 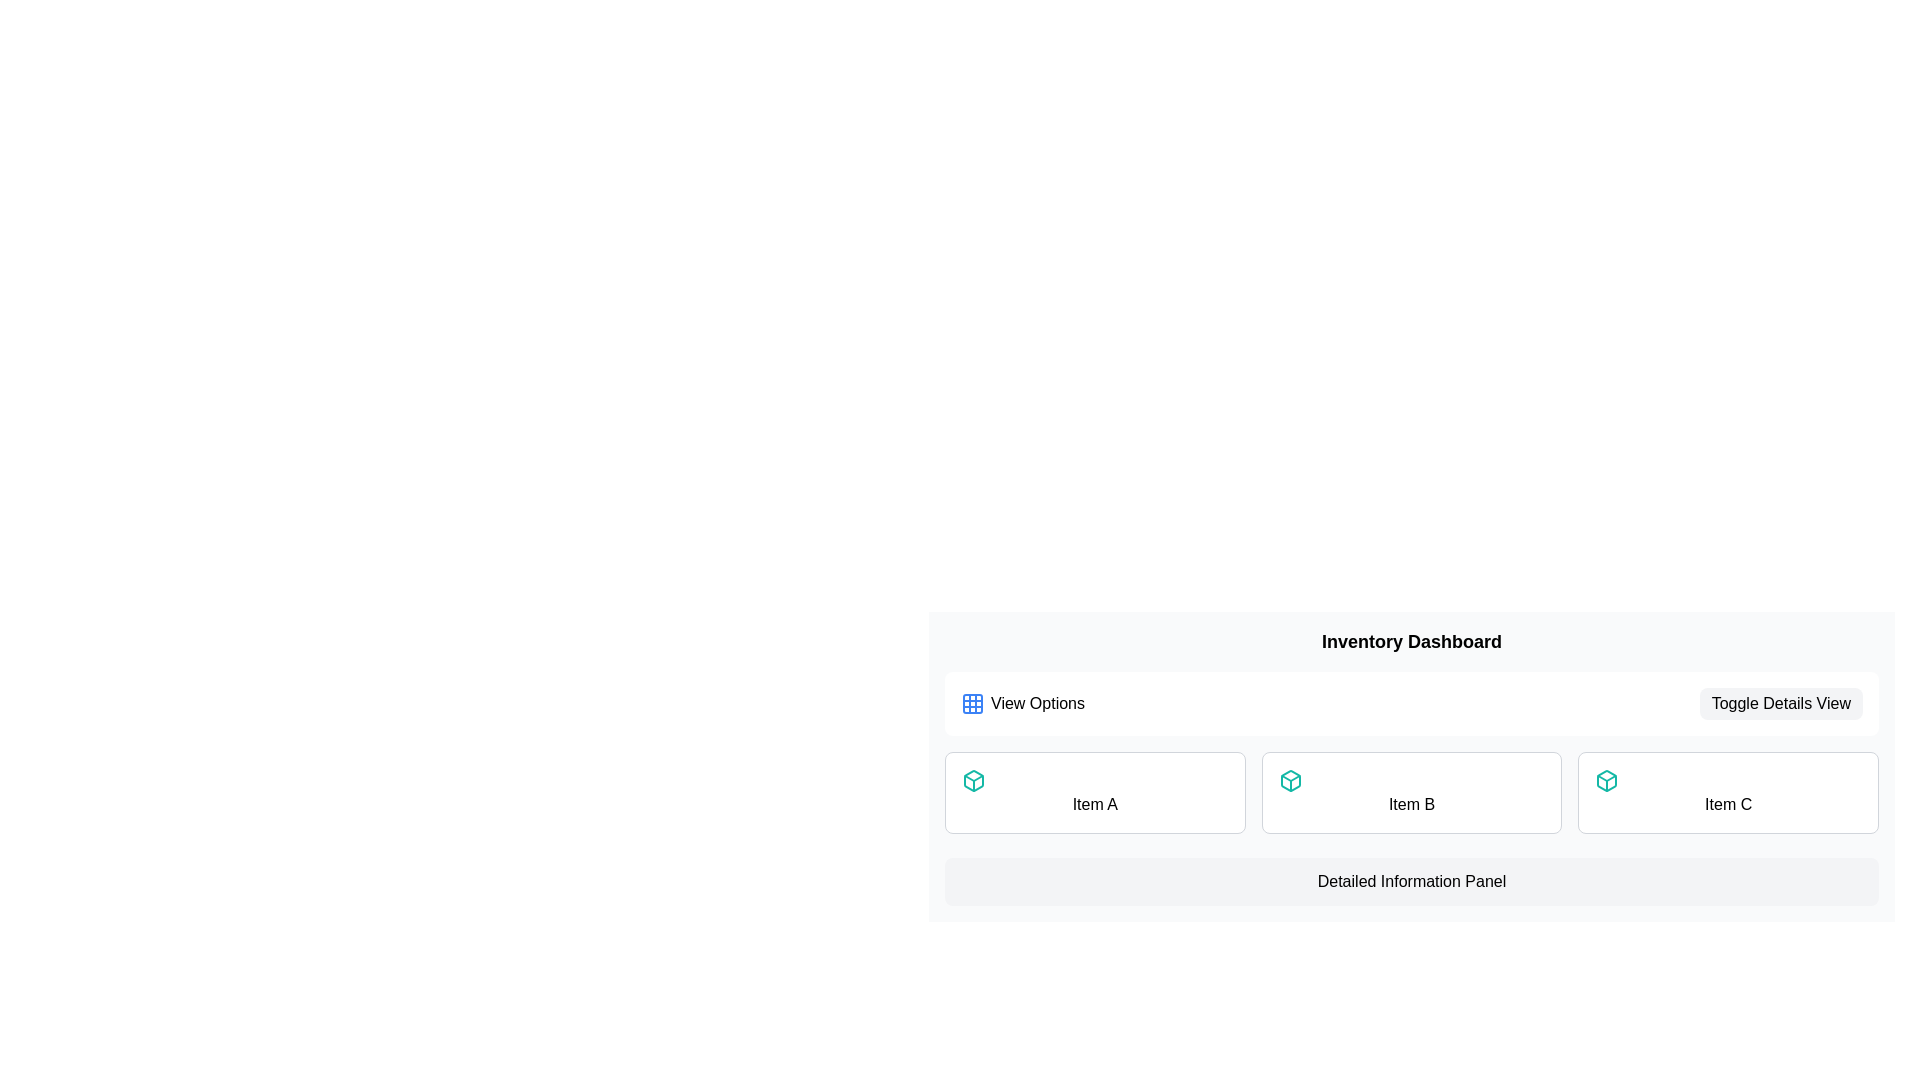 What do you see at coordinates (1607, 779) in the screenshot?
I see `the three-dimensional box icon with a teal outline located in the first card labeled 'Item A', which is in the first column of the items row under the 'View Options' button` at bounding box center [1607, 779].